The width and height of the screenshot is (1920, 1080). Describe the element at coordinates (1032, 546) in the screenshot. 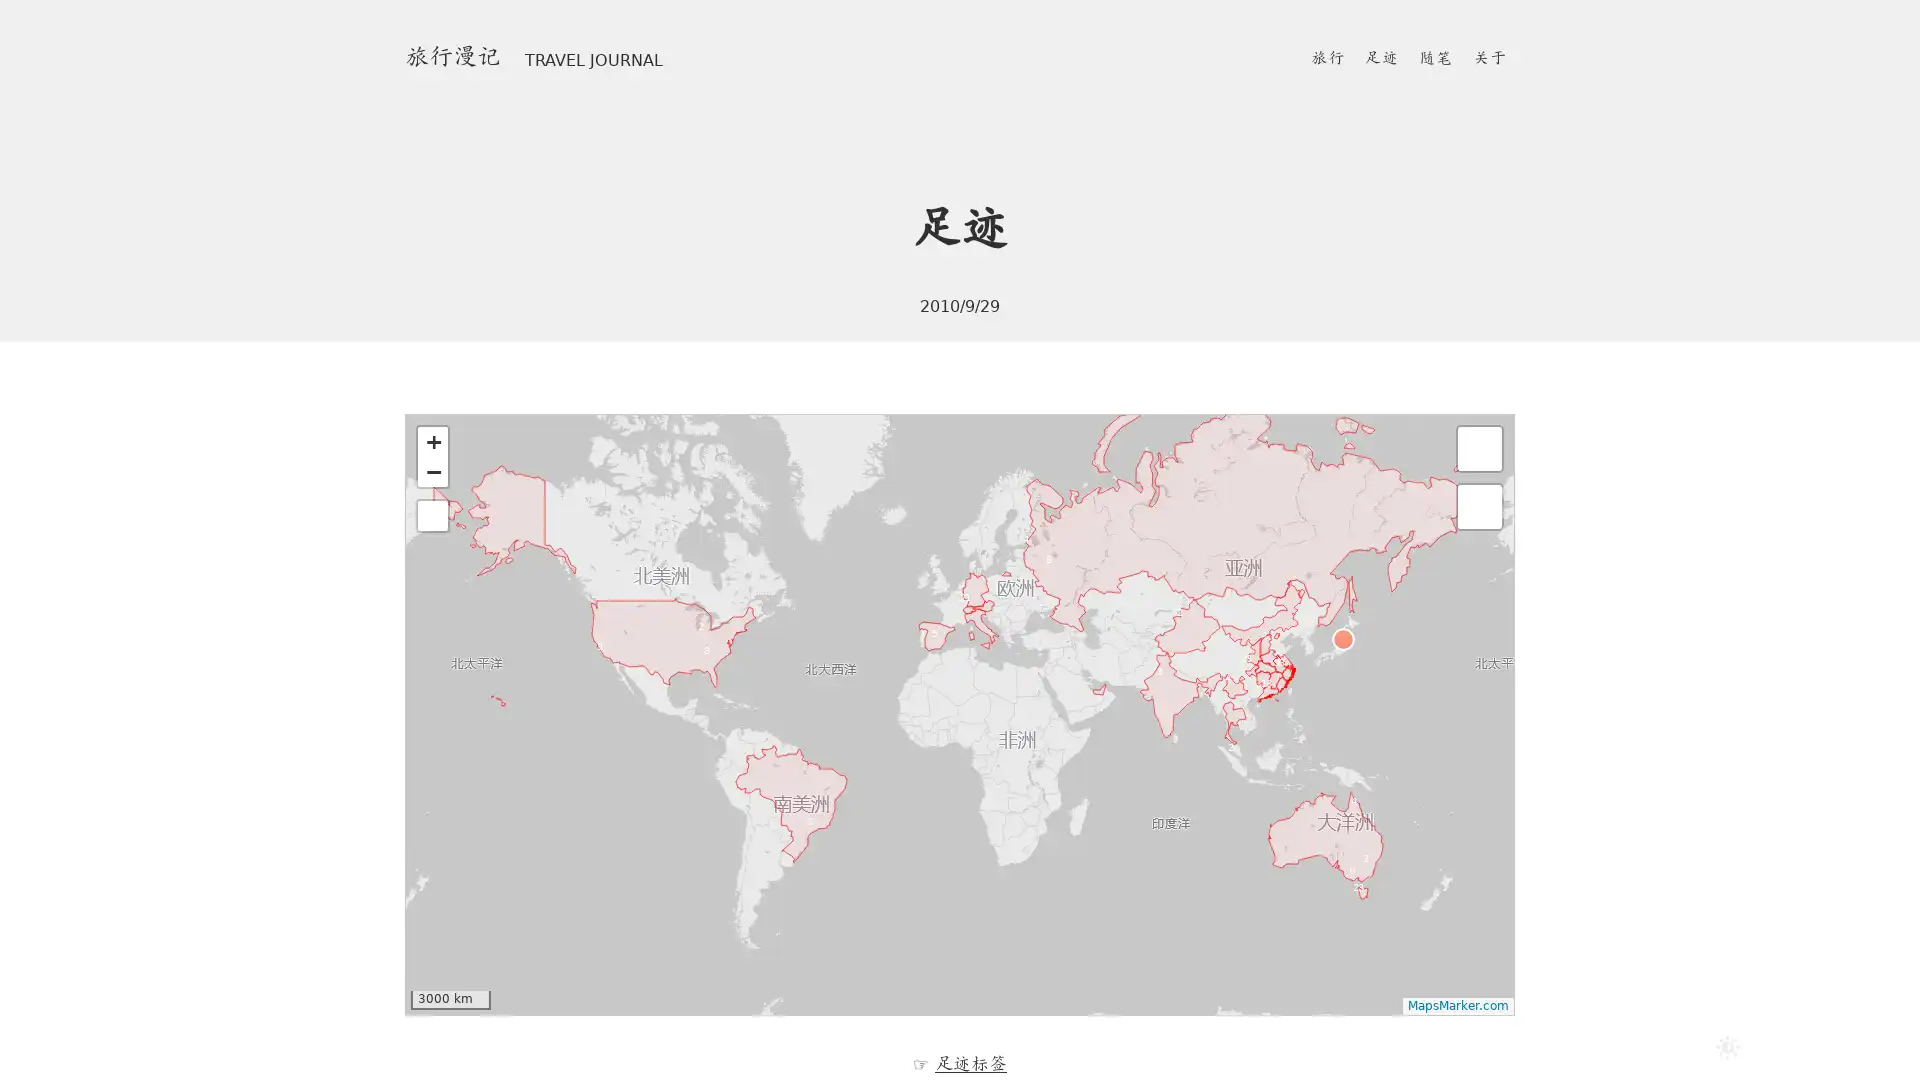

I see `4` at that location.